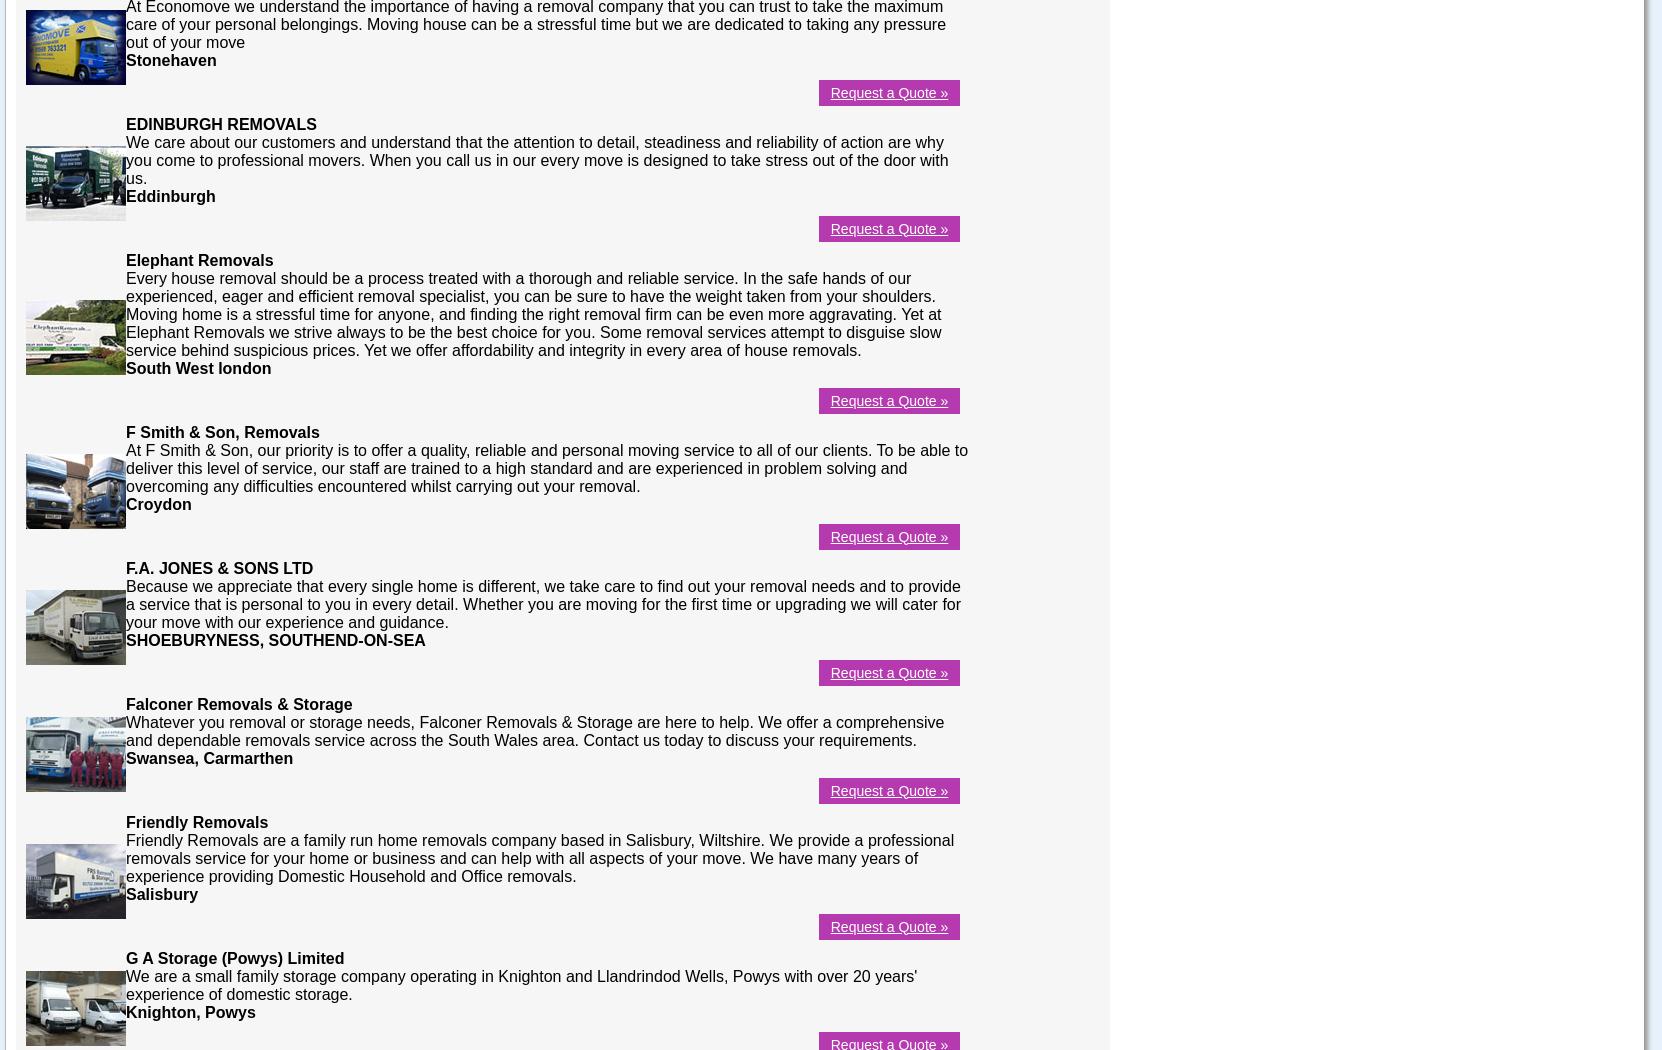  I want to click on 'Croydon', so click(158, 502).